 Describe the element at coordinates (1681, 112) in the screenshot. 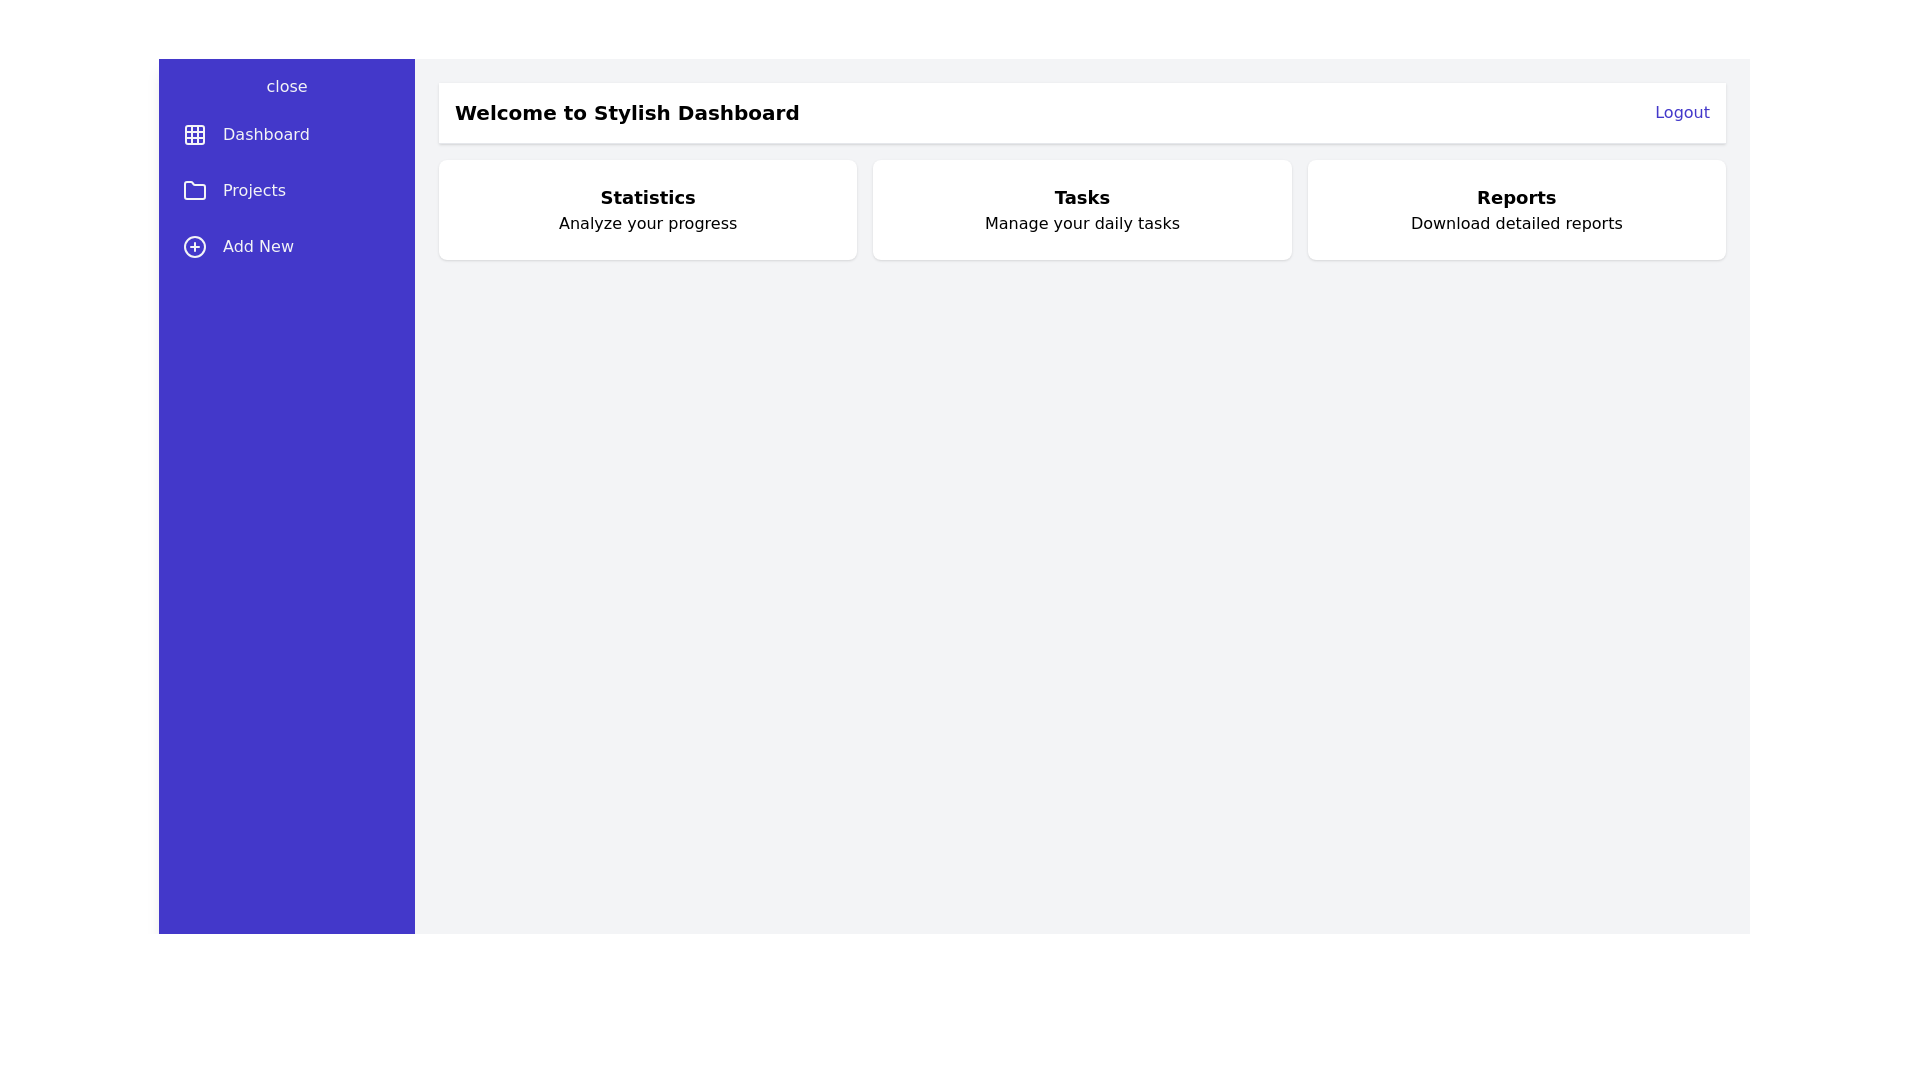

I see `the logout hyperlink located to the far right of the welcome message in the header section to log out of the application` at that location.